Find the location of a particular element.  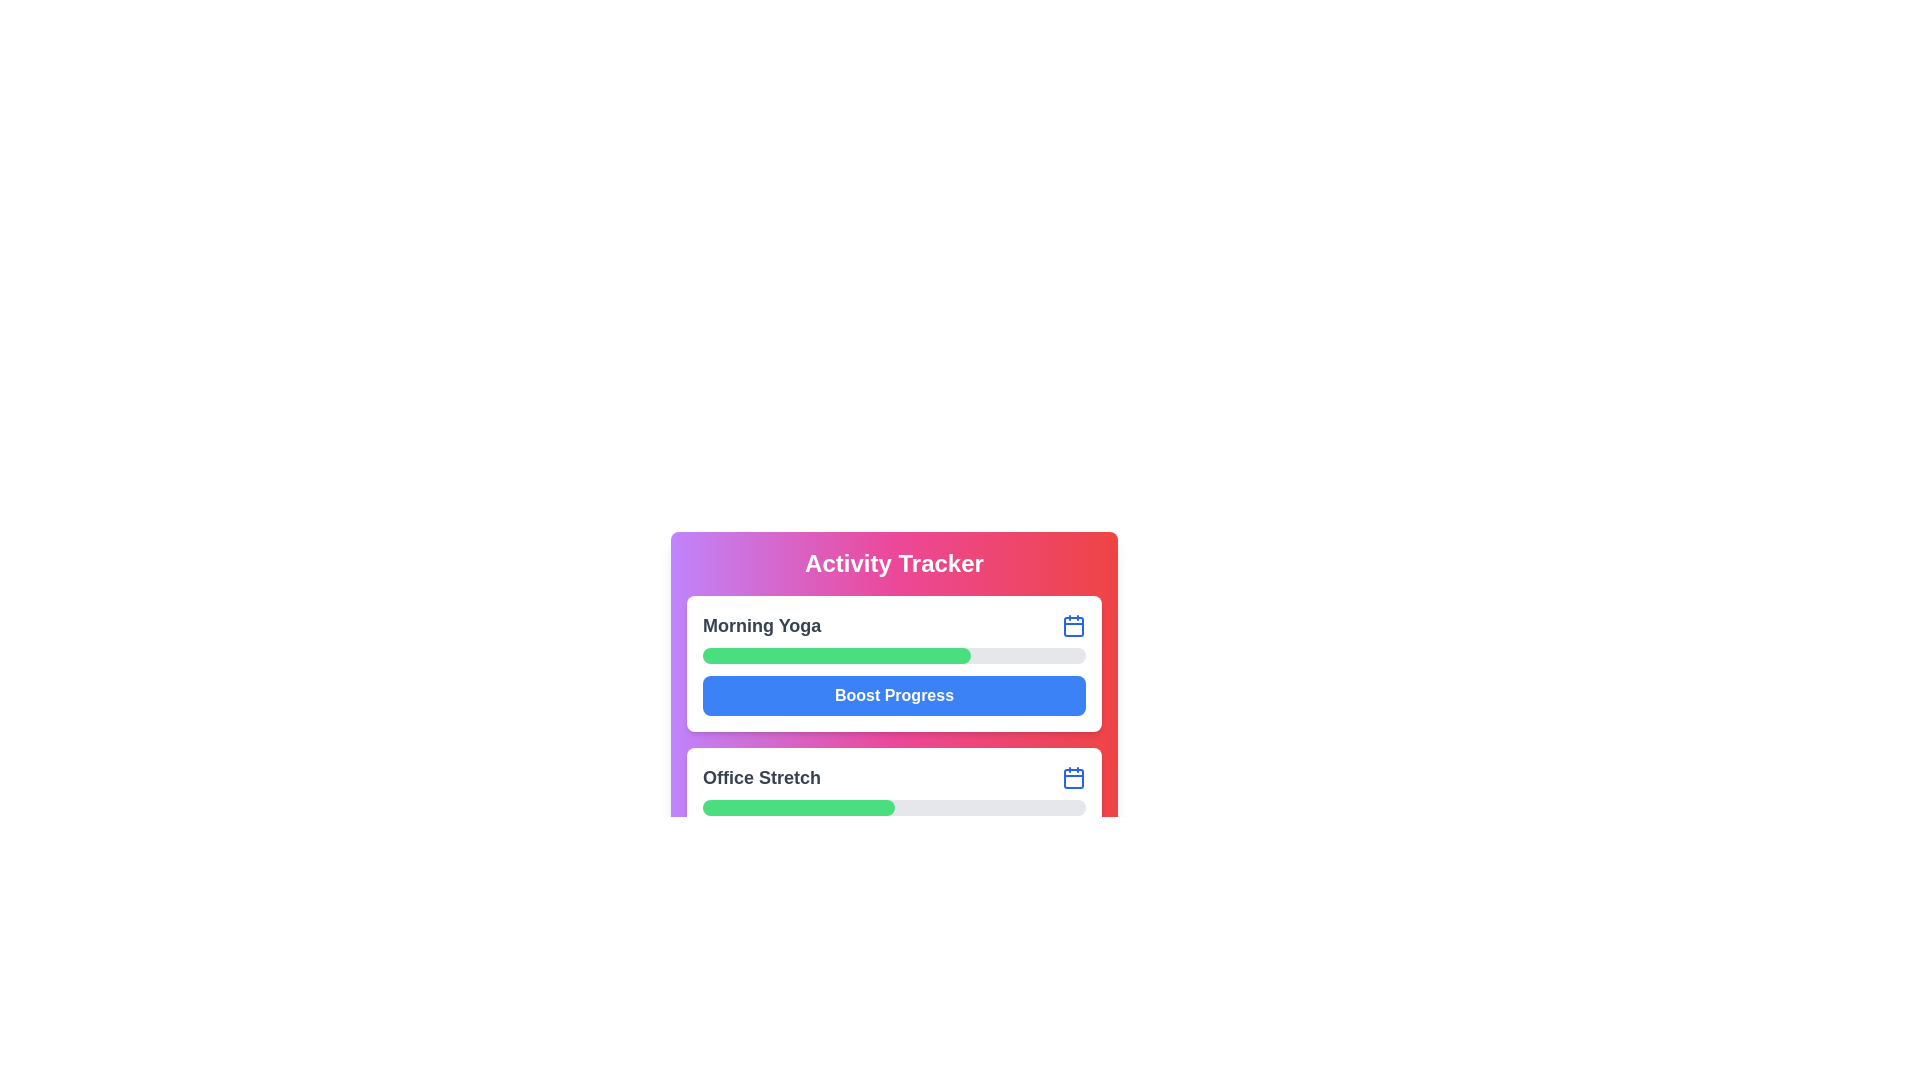

the button located beneath the progress bar within the 'Morning Yoga' card to boost progress is located at coordinates (893, 694).